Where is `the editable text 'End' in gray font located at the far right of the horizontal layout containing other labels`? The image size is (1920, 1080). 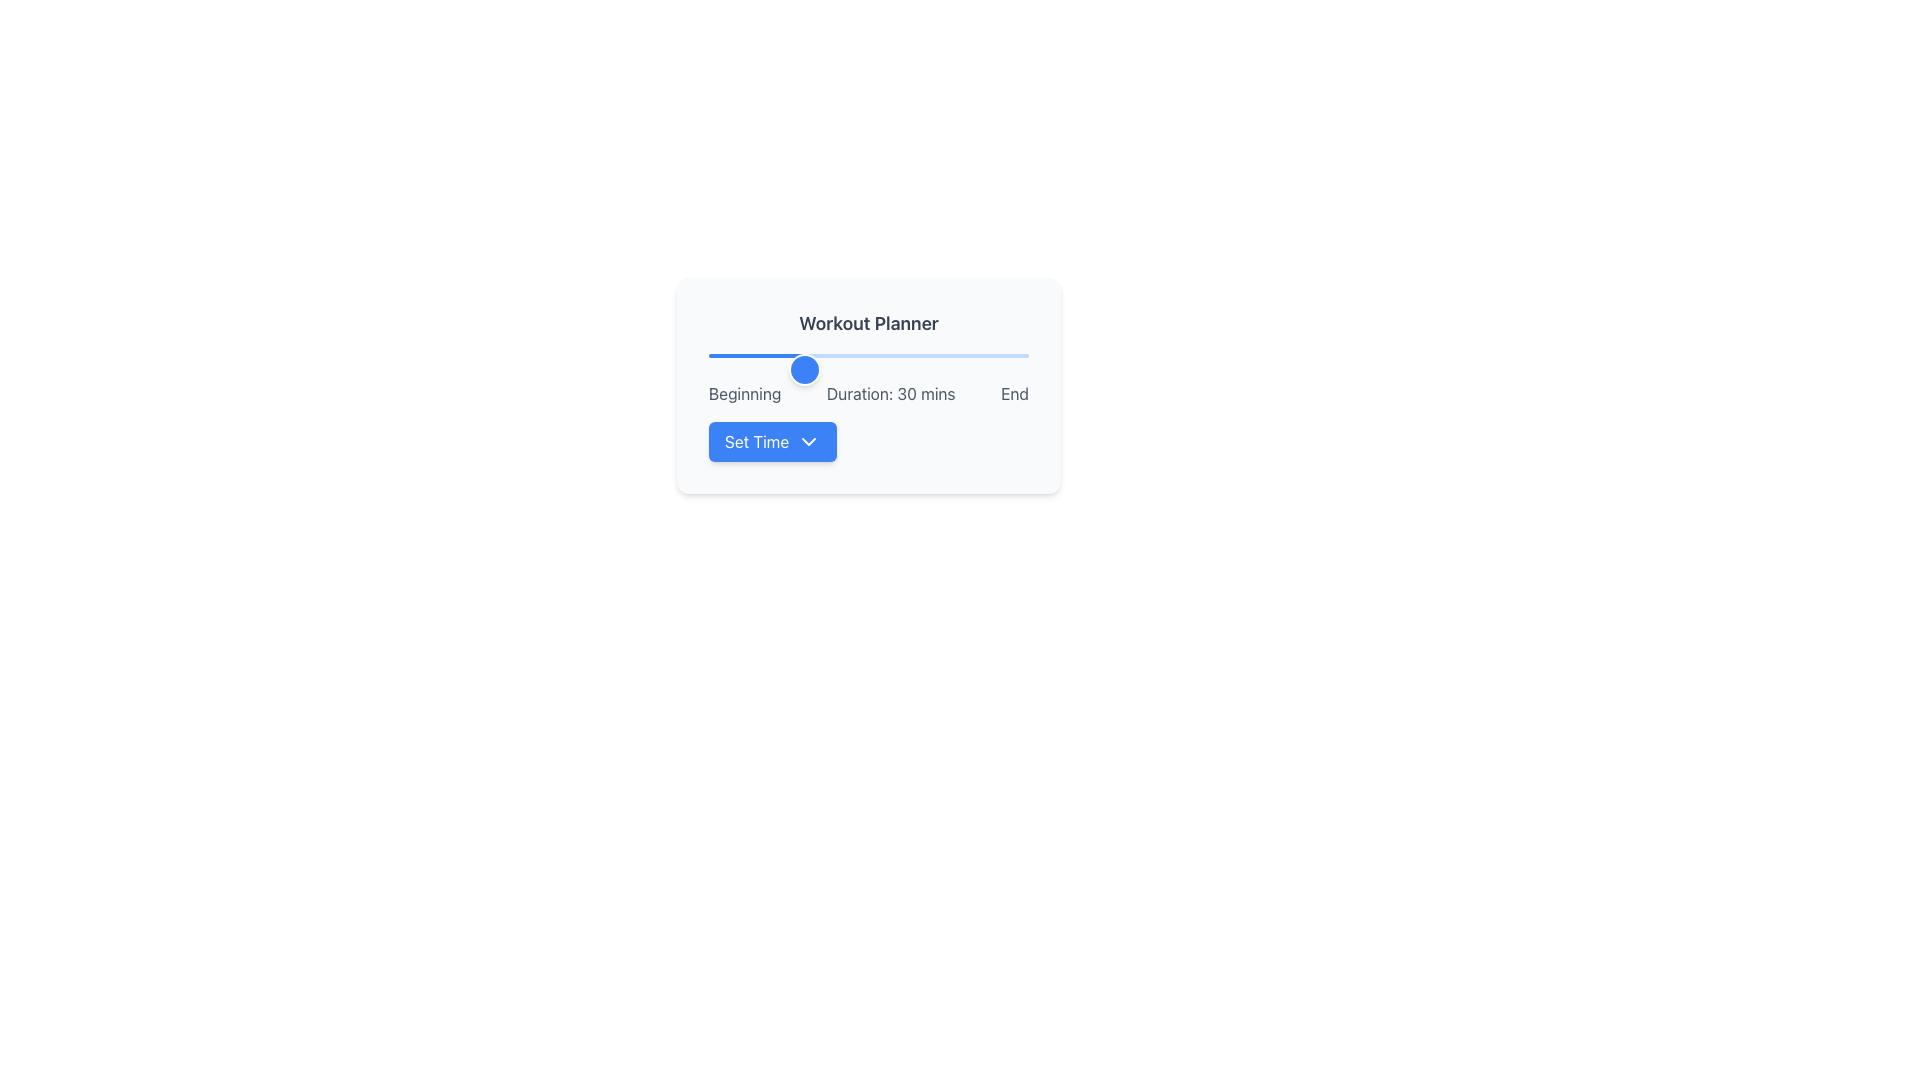 the editable text 'End' in gray font located at the far right of the horizontal layout containing other labels is located at coordinates (1015, 393).